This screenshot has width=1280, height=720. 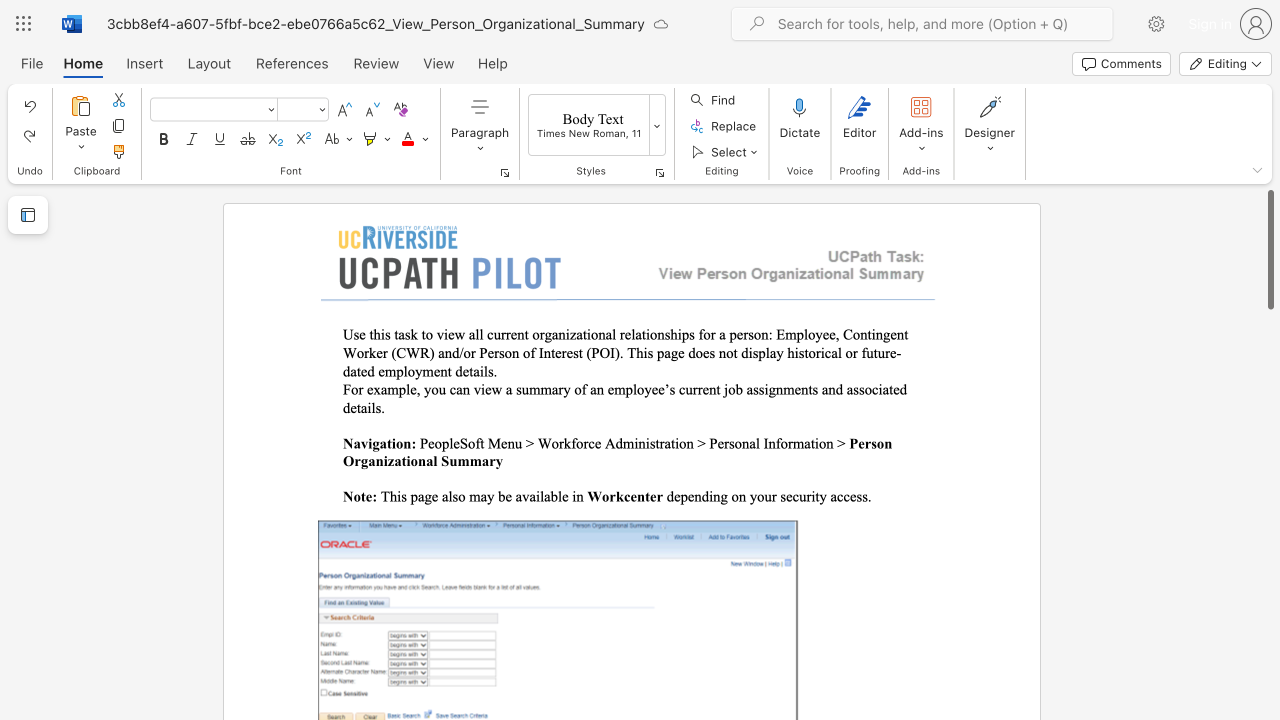 What do you see at coordinates (713, 495) in the screenshot?
I see `the subset text "ng on your security" within the text "depending on your security access."` at bounding box center [713, 495].